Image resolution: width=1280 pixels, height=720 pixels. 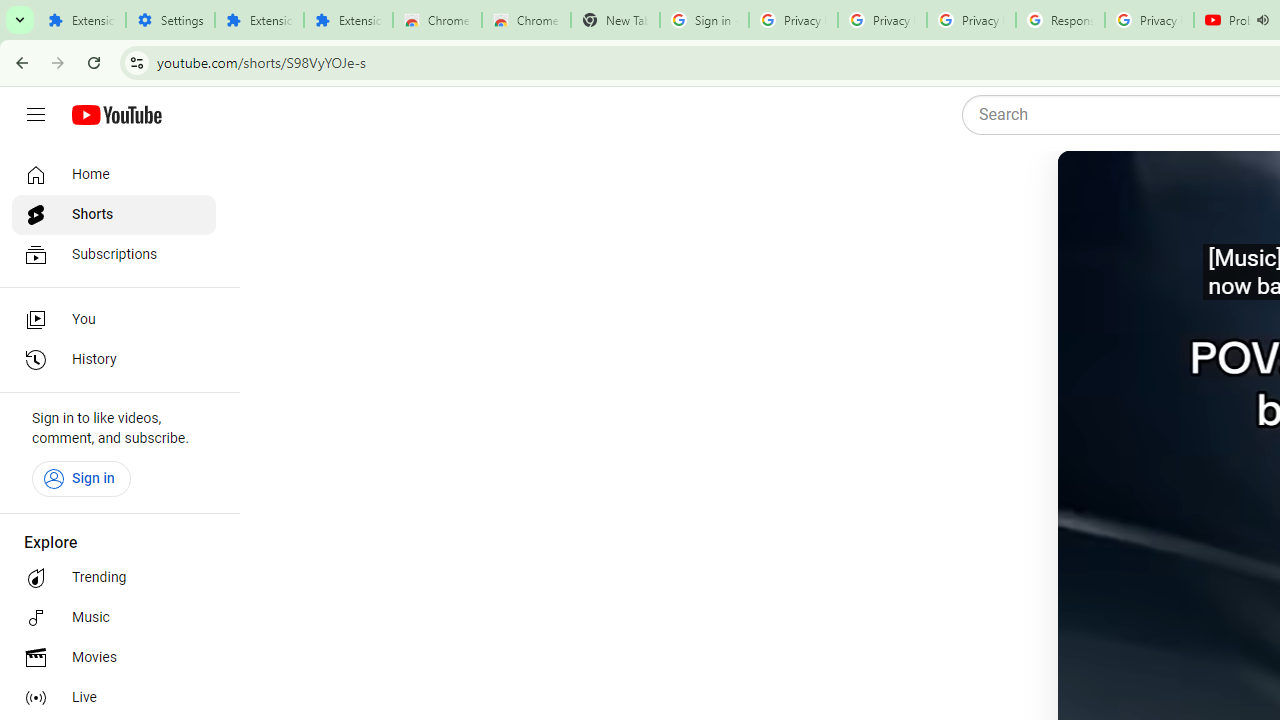 I want to click on 'Chrome Web Store - Themes', so click(x=526, y=20).